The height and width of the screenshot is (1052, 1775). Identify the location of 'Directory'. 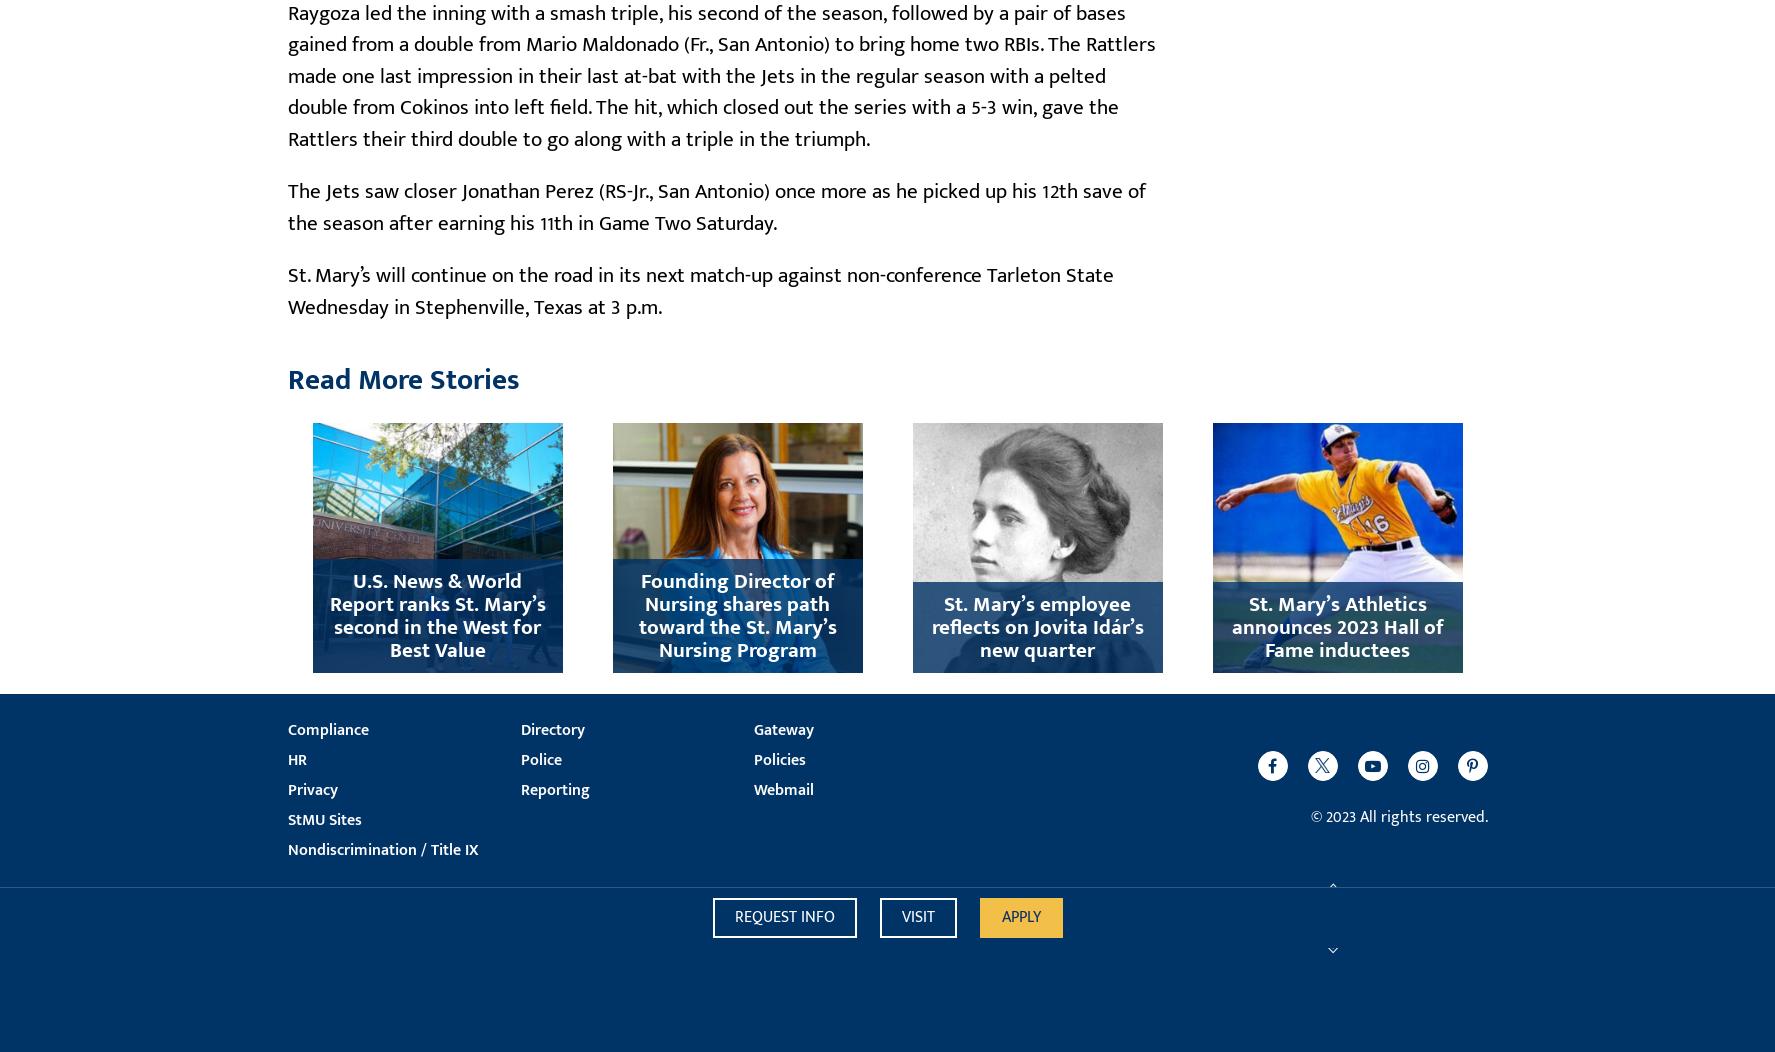
(551, 729).